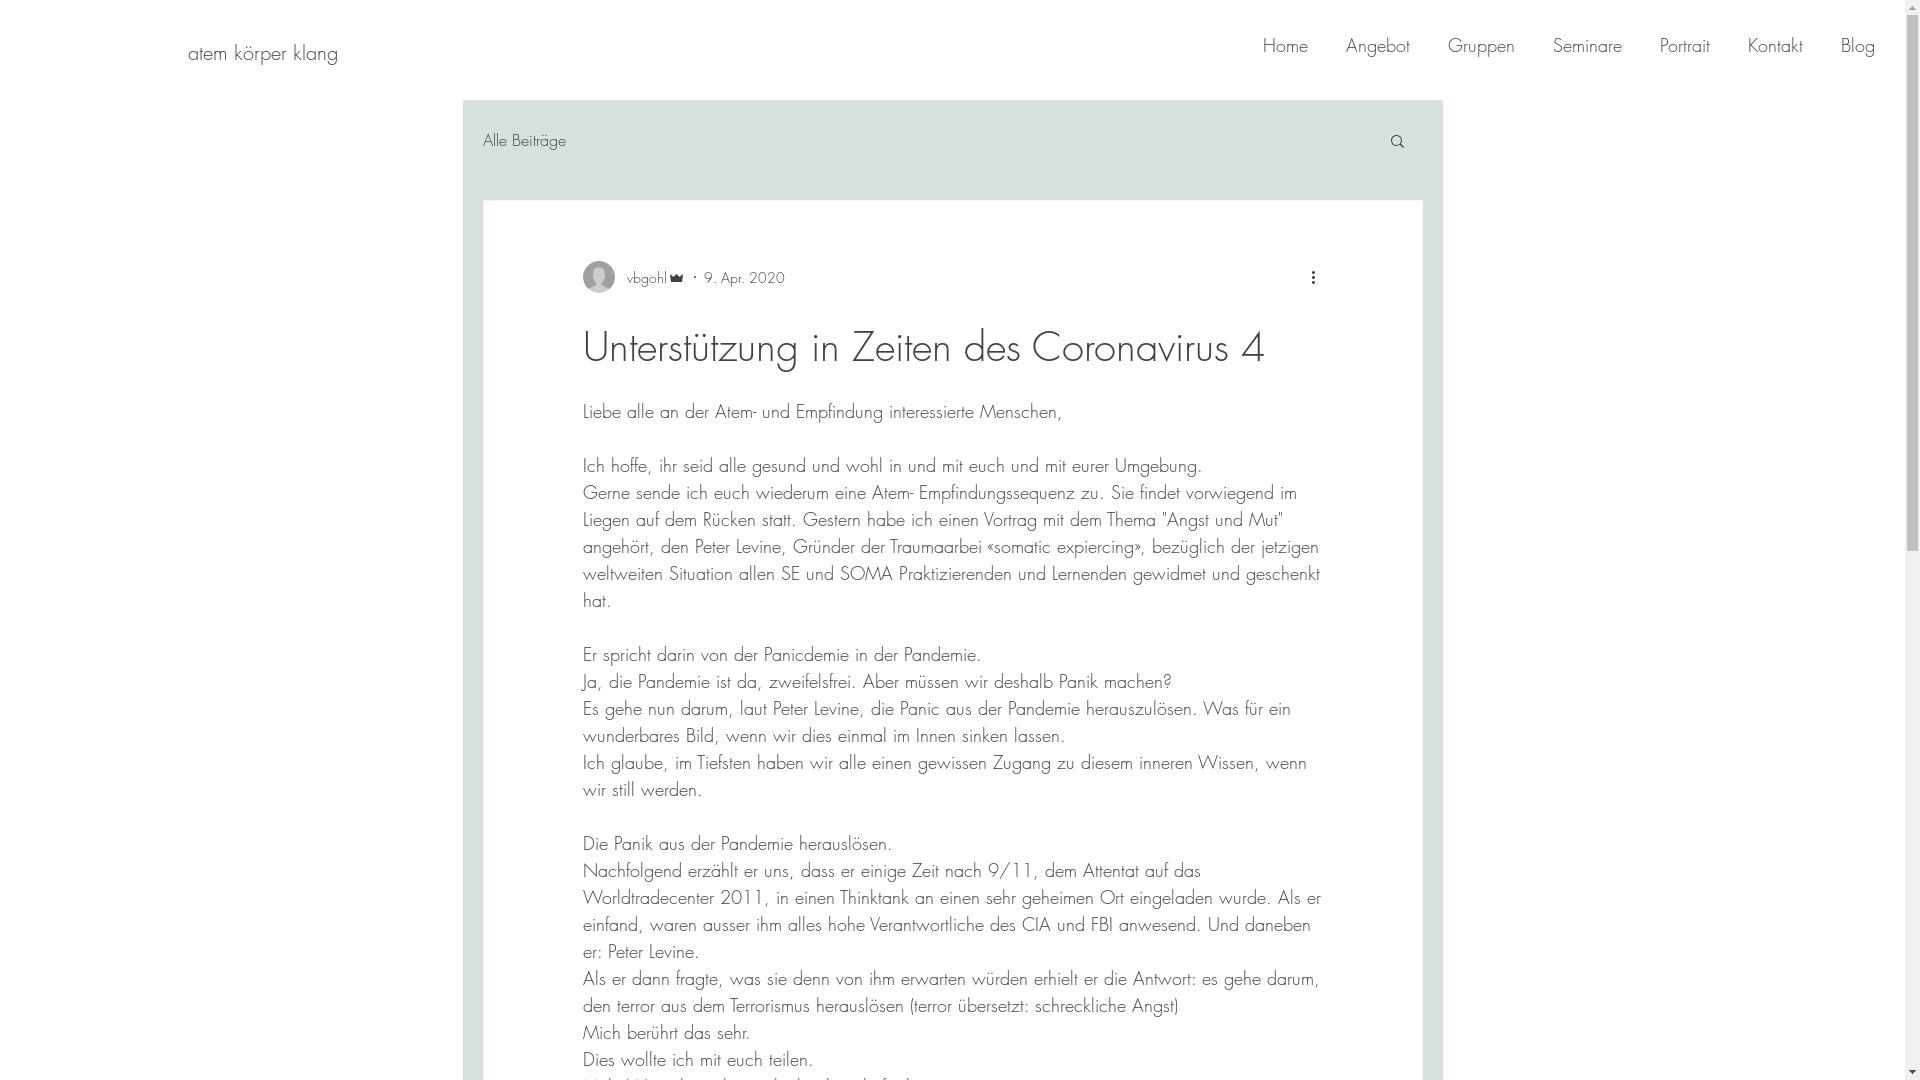 The width and height of the screenshot is (1920, 1080). I want to click on 'Angebot', so click(1367, 45).